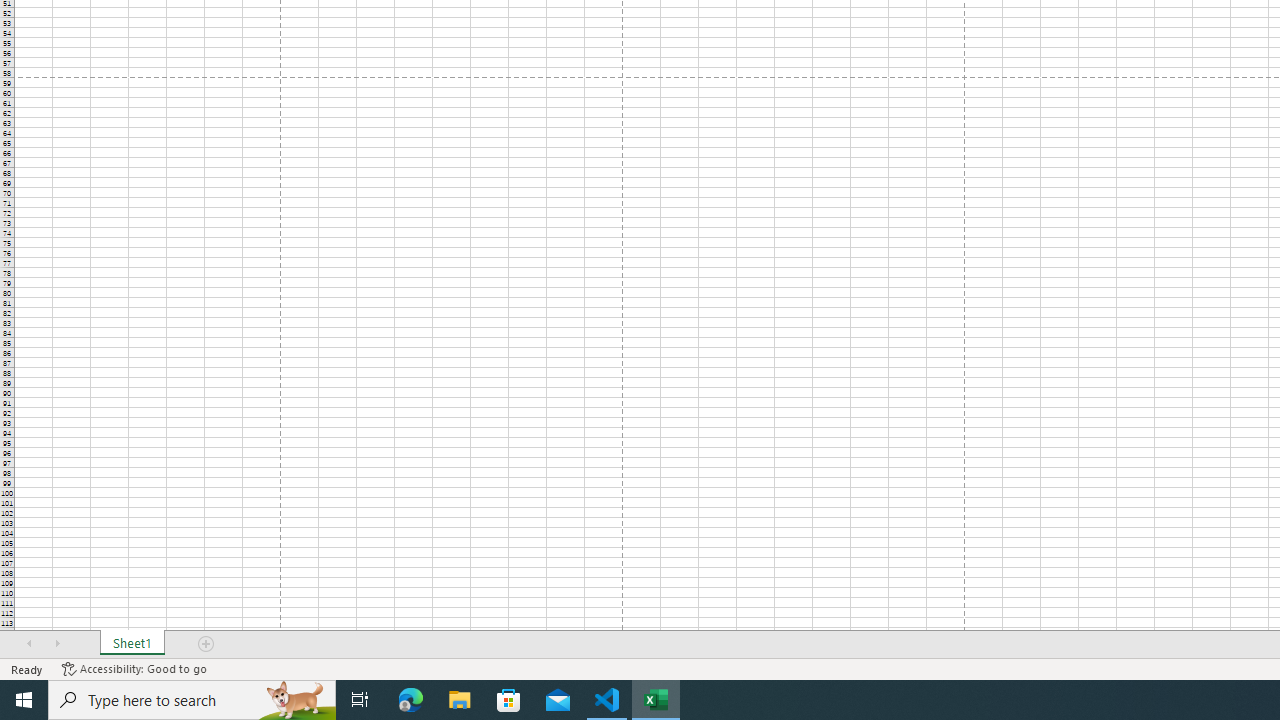 The width and height of the screenshot is (1280, 720). I want to click on 'Accessibility Checker Accessibility: Good to go', so click(133, 669).